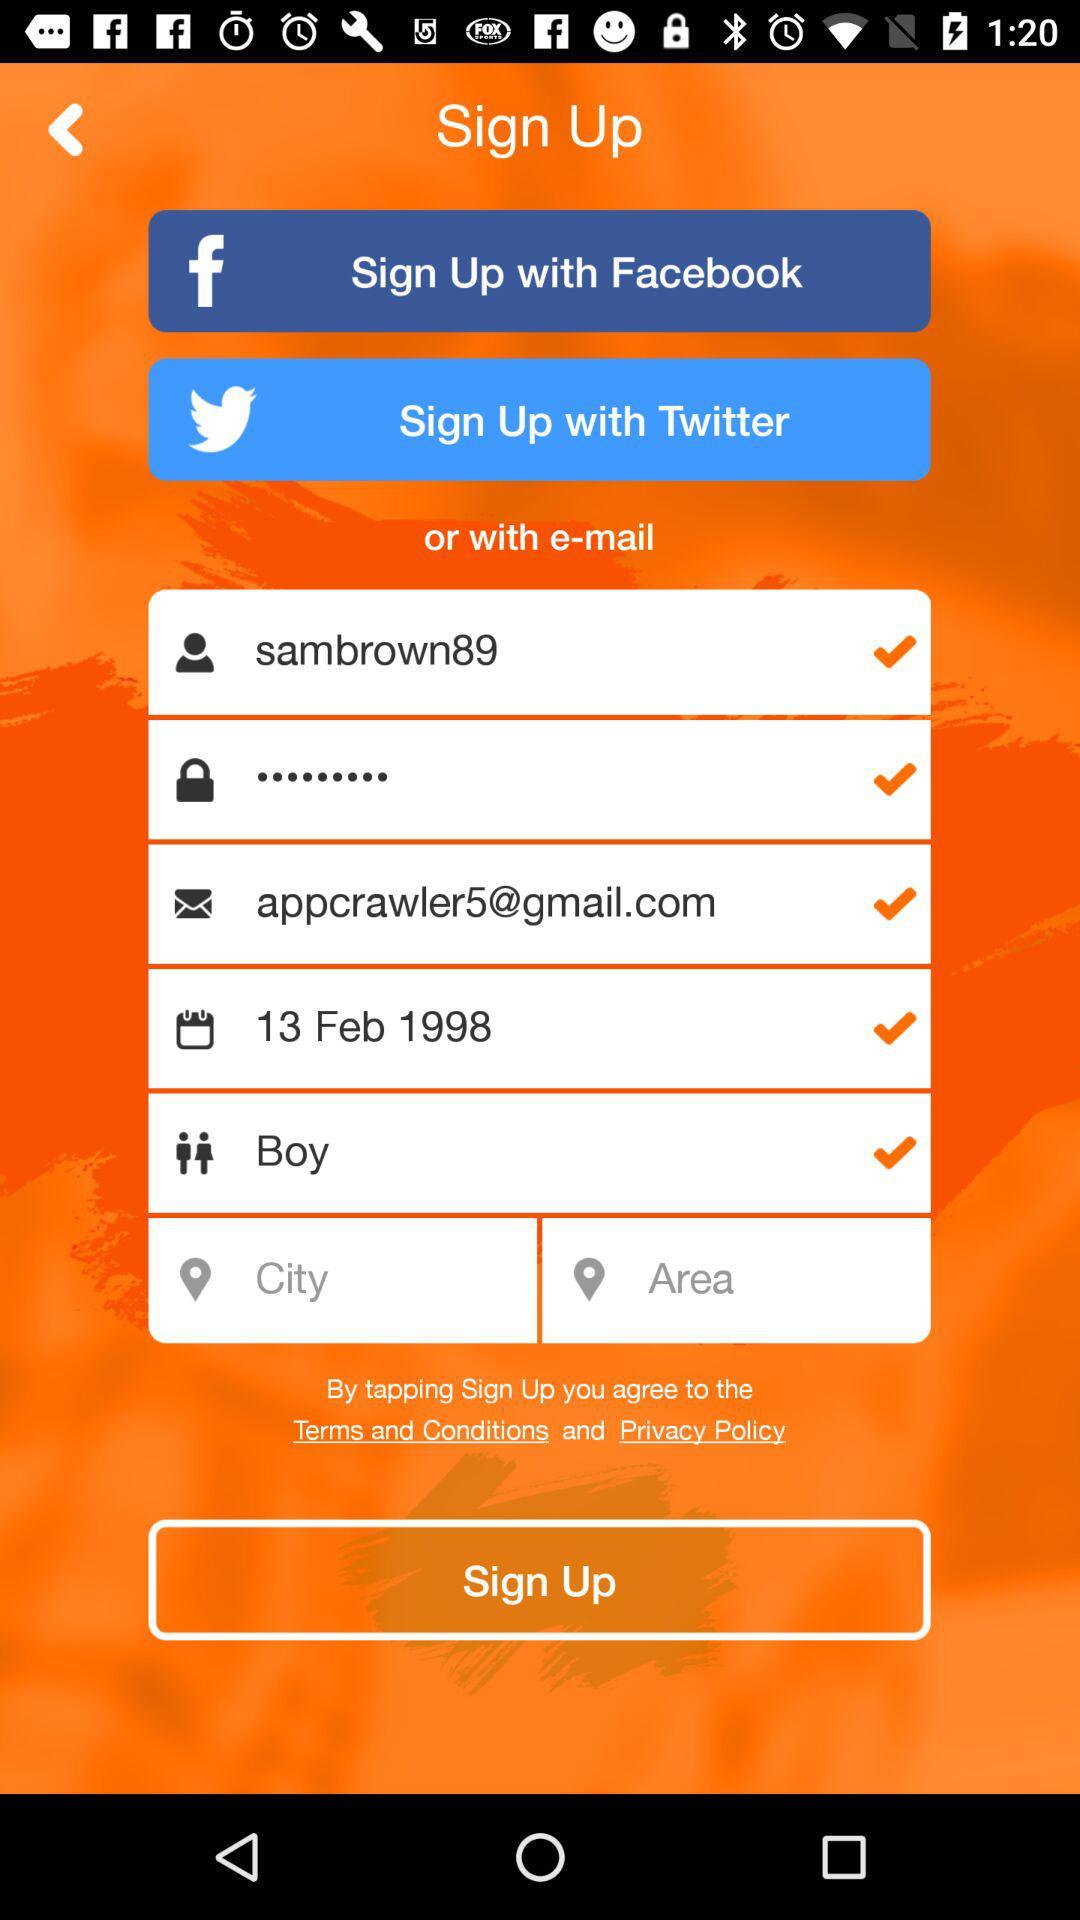 Image resolution: width=1080 pixels, height=1920 pixels. Describe the element at coordinates (782, 1280) in the screenshot. I see `location selection` at that location.